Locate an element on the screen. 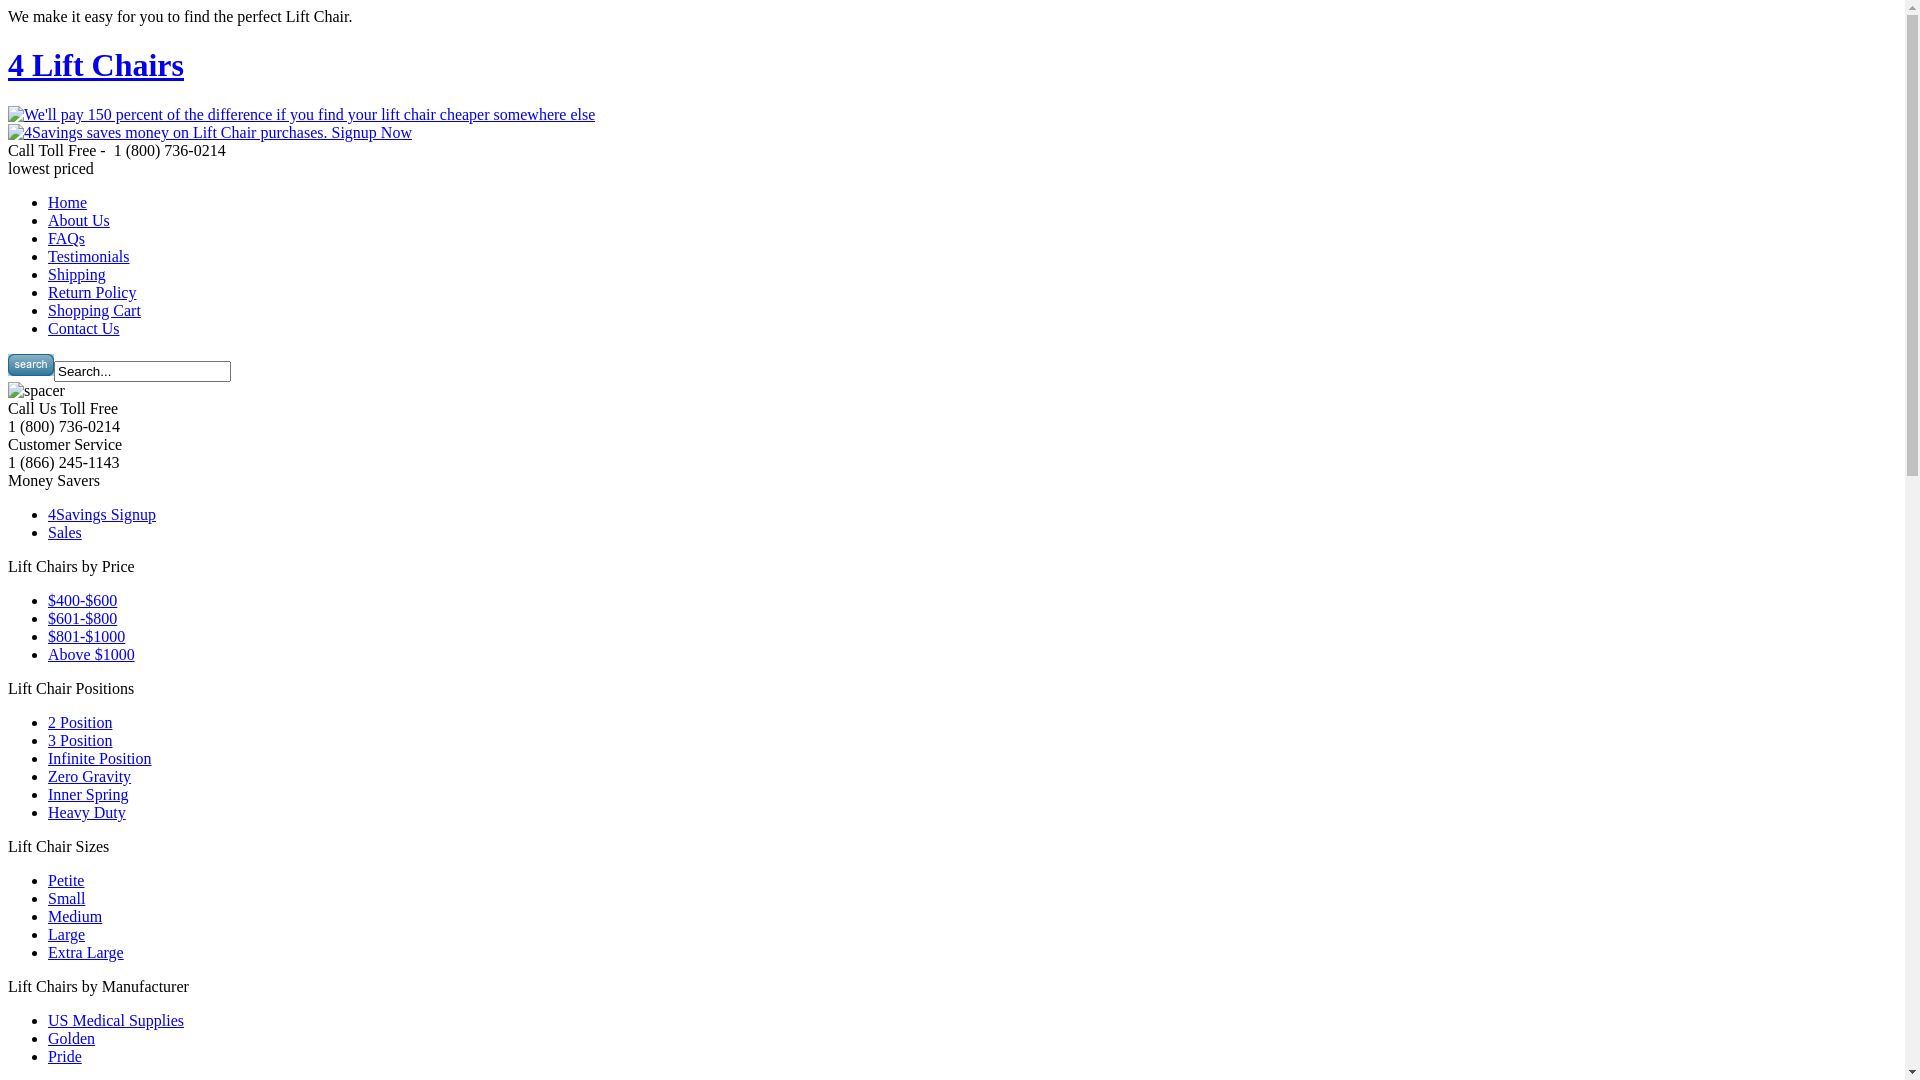 The height and width of the screenshot is (1080, 1920). 'Inner Spring' is located at coordinates (86, 793).